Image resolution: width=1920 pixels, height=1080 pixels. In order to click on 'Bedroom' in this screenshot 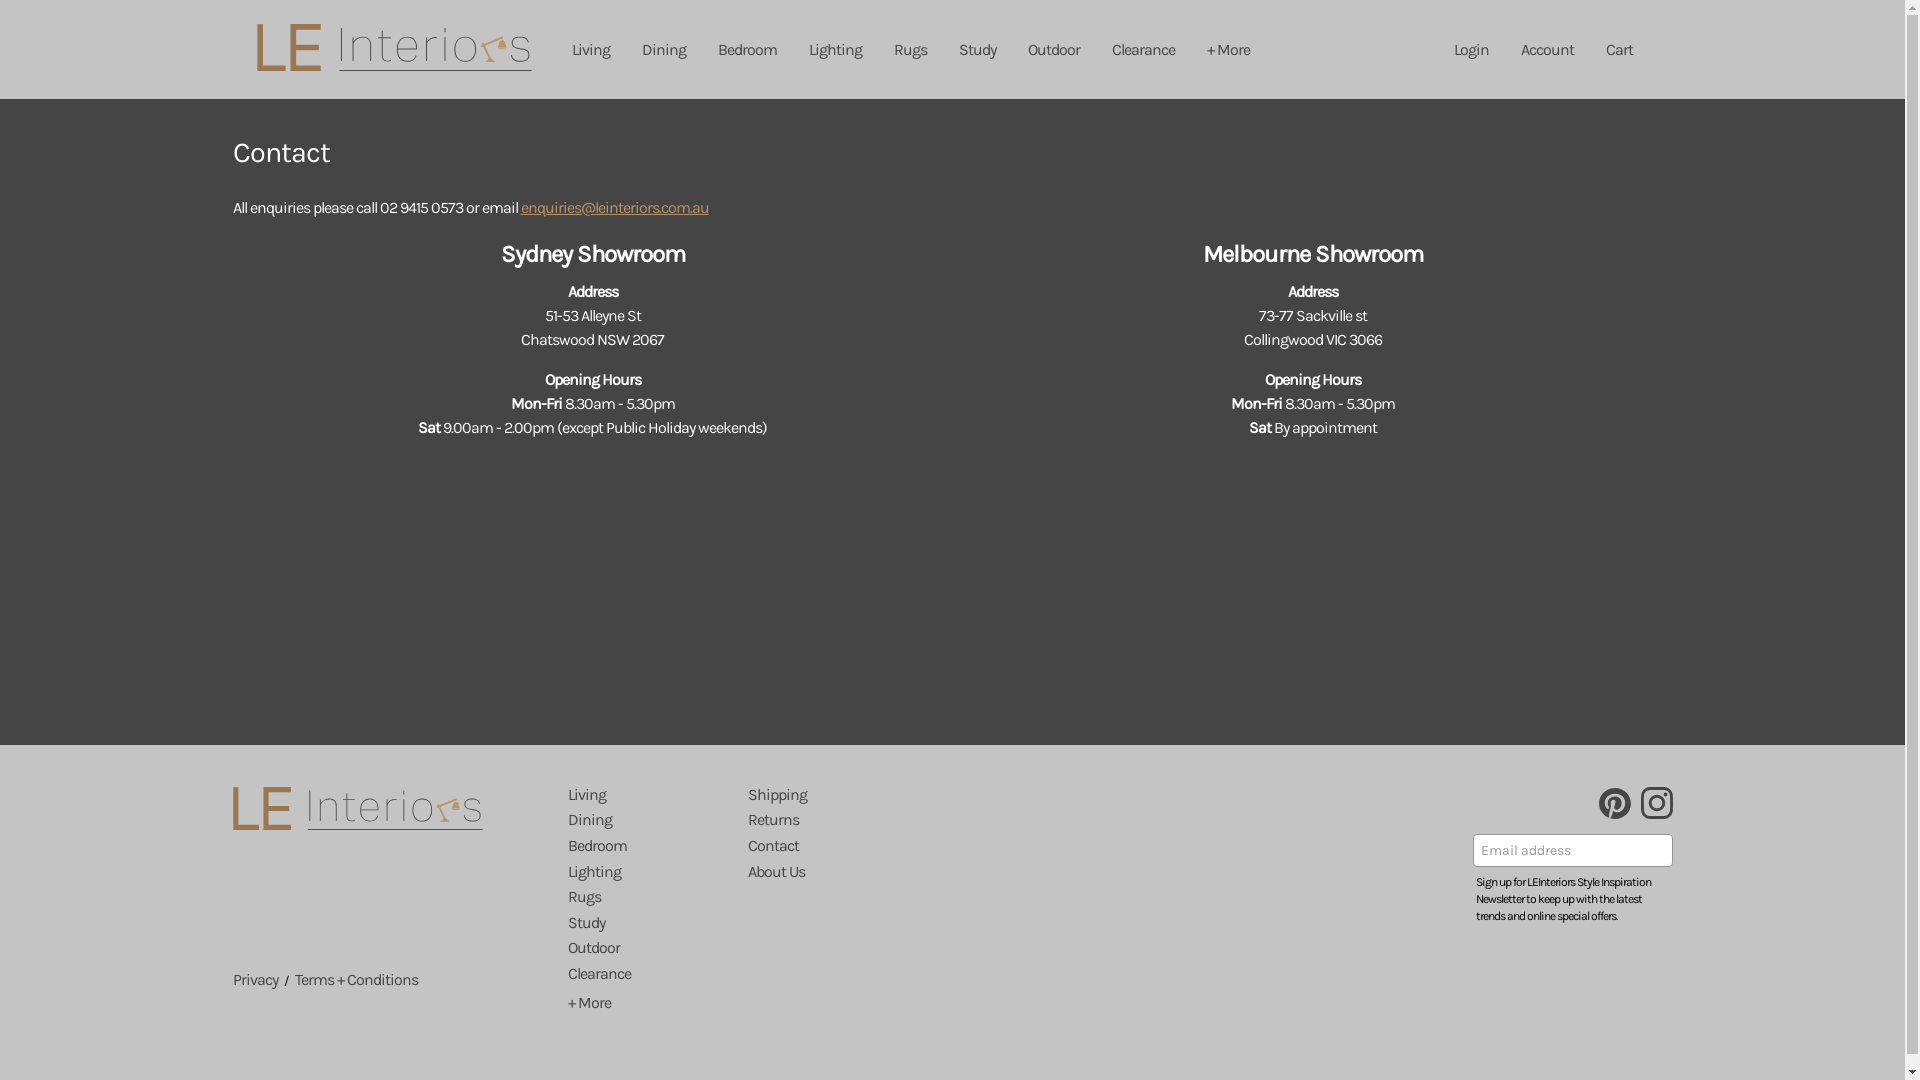, I will do `click(746, 48)`.